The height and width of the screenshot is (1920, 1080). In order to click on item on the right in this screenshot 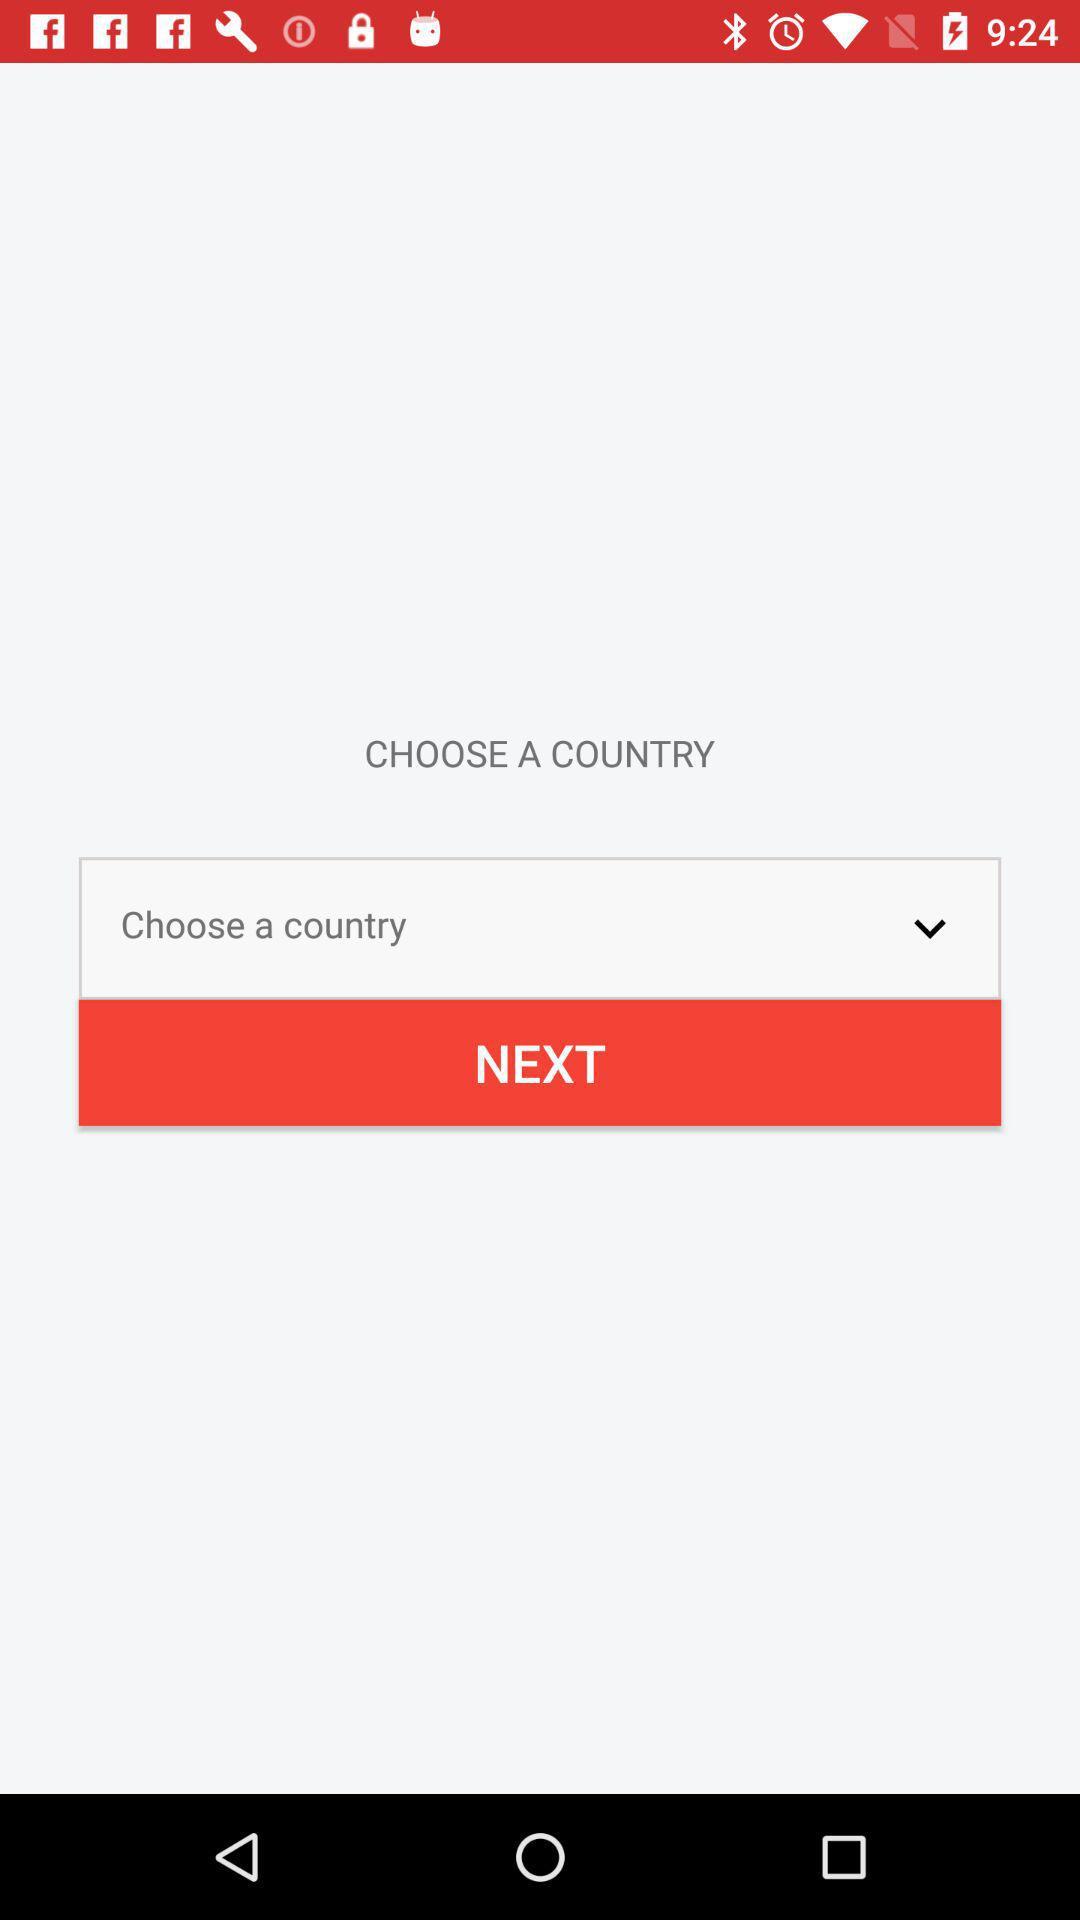, I will do `click(929, 927)`.